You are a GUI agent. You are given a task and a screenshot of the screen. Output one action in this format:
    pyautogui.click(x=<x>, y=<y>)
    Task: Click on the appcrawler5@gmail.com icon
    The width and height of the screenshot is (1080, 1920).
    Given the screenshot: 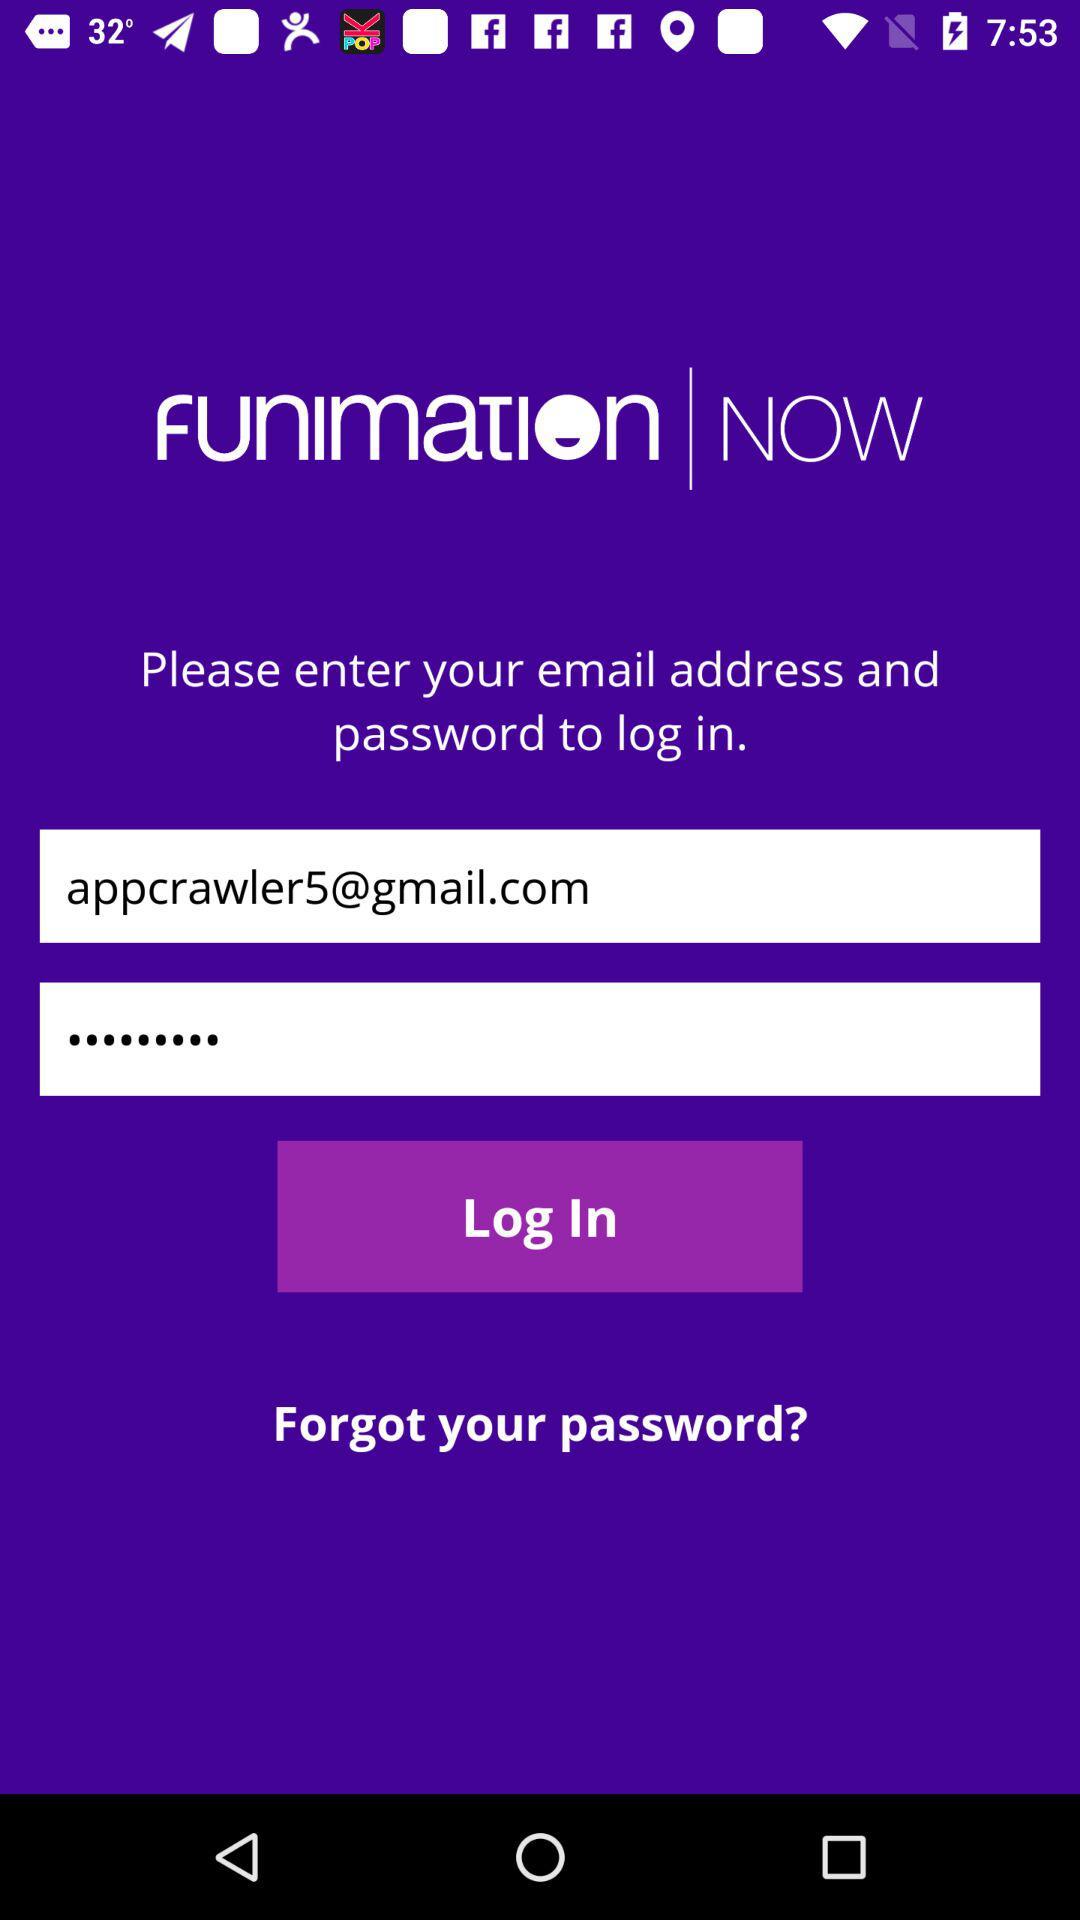 What is the action you would take?
    pyautogui.click(x=540, y=885)
    